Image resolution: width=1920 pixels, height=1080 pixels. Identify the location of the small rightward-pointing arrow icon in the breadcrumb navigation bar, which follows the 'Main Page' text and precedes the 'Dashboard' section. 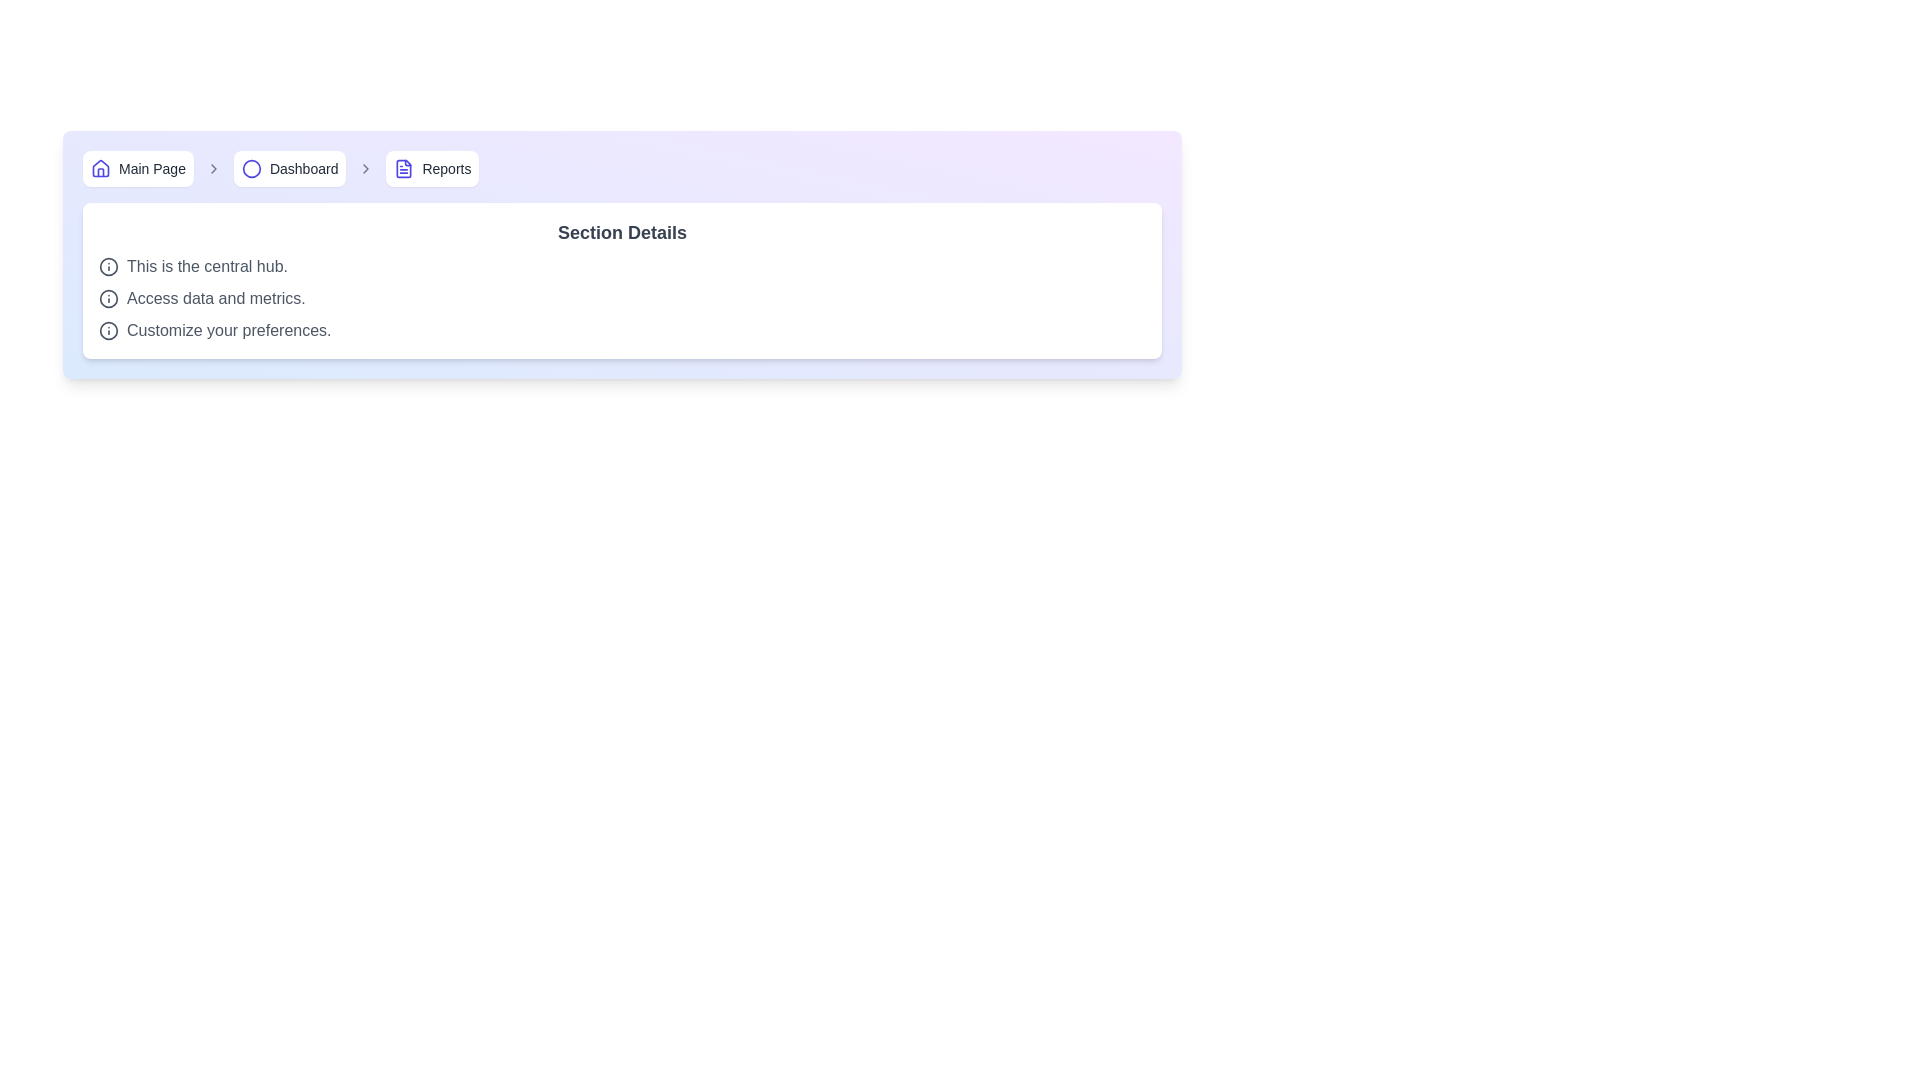
(213, 168).